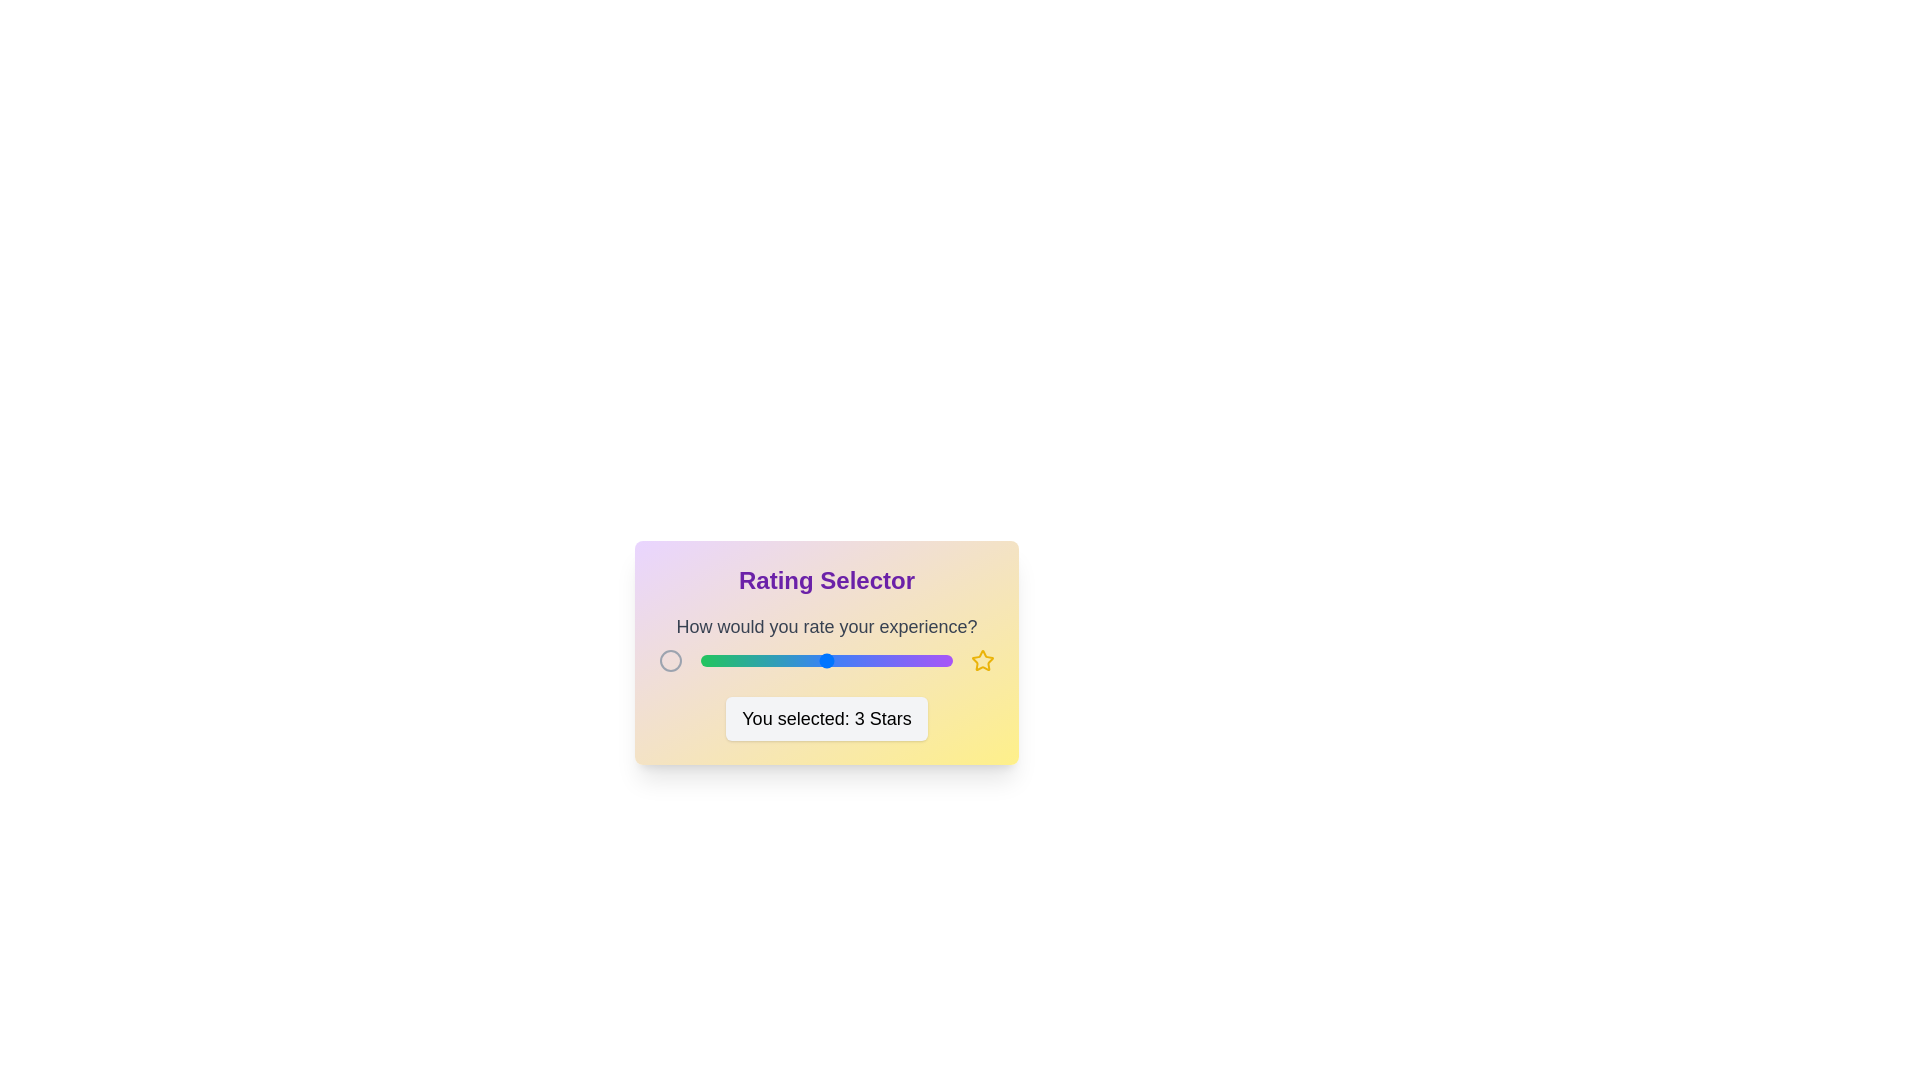 Image resolution: width=1920 pixels, height=1080 pixels. I want to click on the rating slider to set the rating to 1 stars, so click(700, 660).